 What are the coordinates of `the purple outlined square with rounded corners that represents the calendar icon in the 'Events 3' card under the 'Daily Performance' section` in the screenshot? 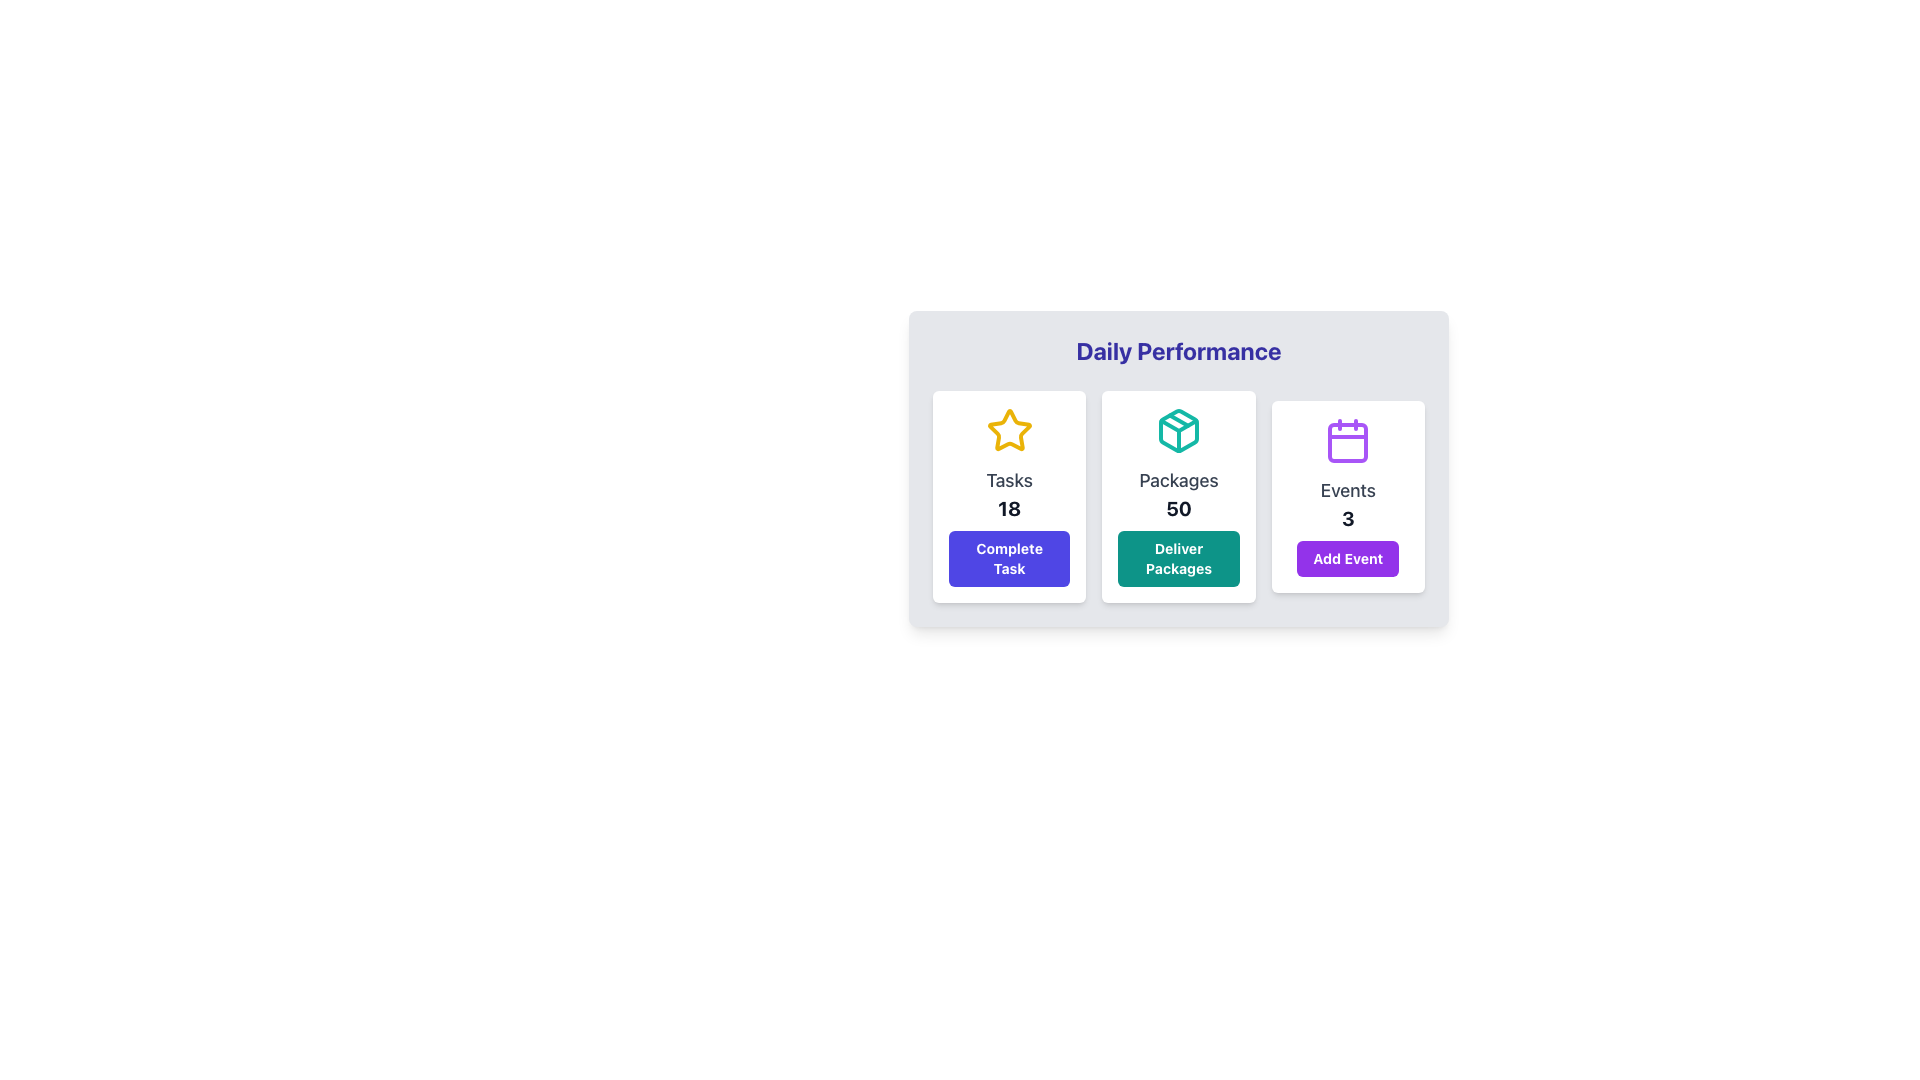 It's located at (1348, 442).